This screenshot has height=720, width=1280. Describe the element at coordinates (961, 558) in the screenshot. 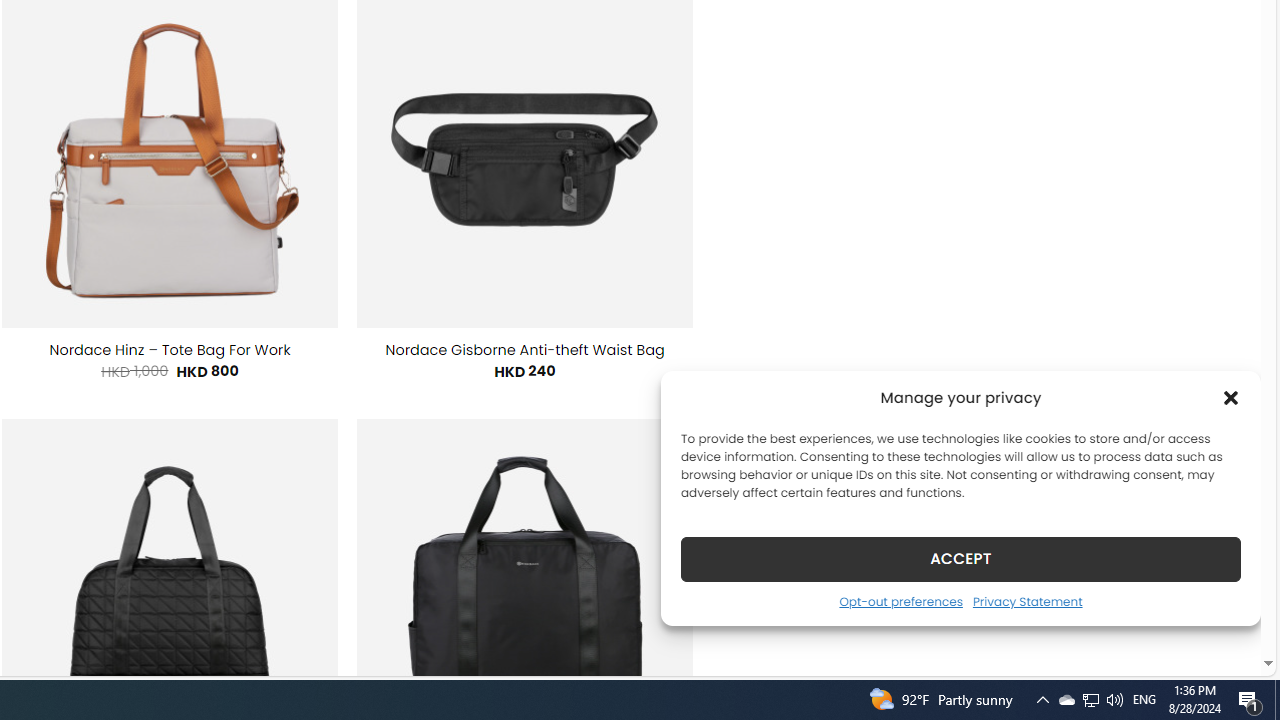

I see `'ACCEPT'` at that location.